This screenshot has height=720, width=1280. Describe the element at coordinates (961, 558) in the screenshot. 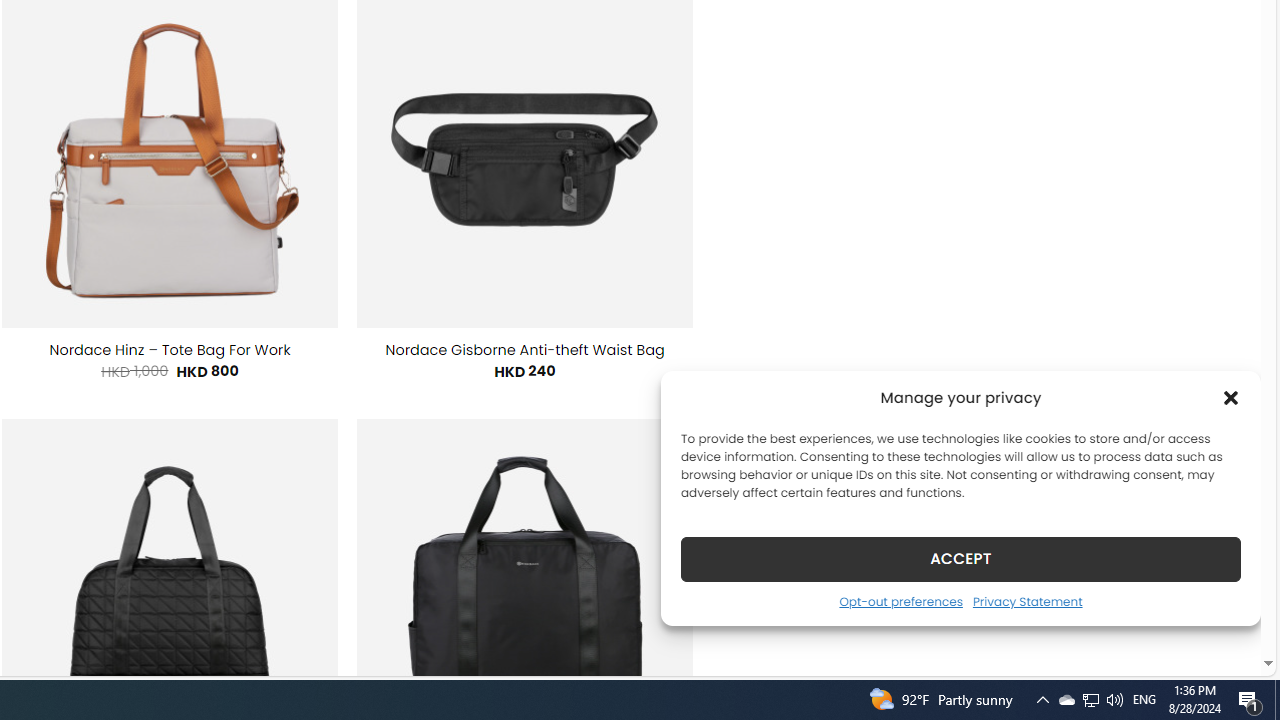

I see `'ACCEPT'` at that location.